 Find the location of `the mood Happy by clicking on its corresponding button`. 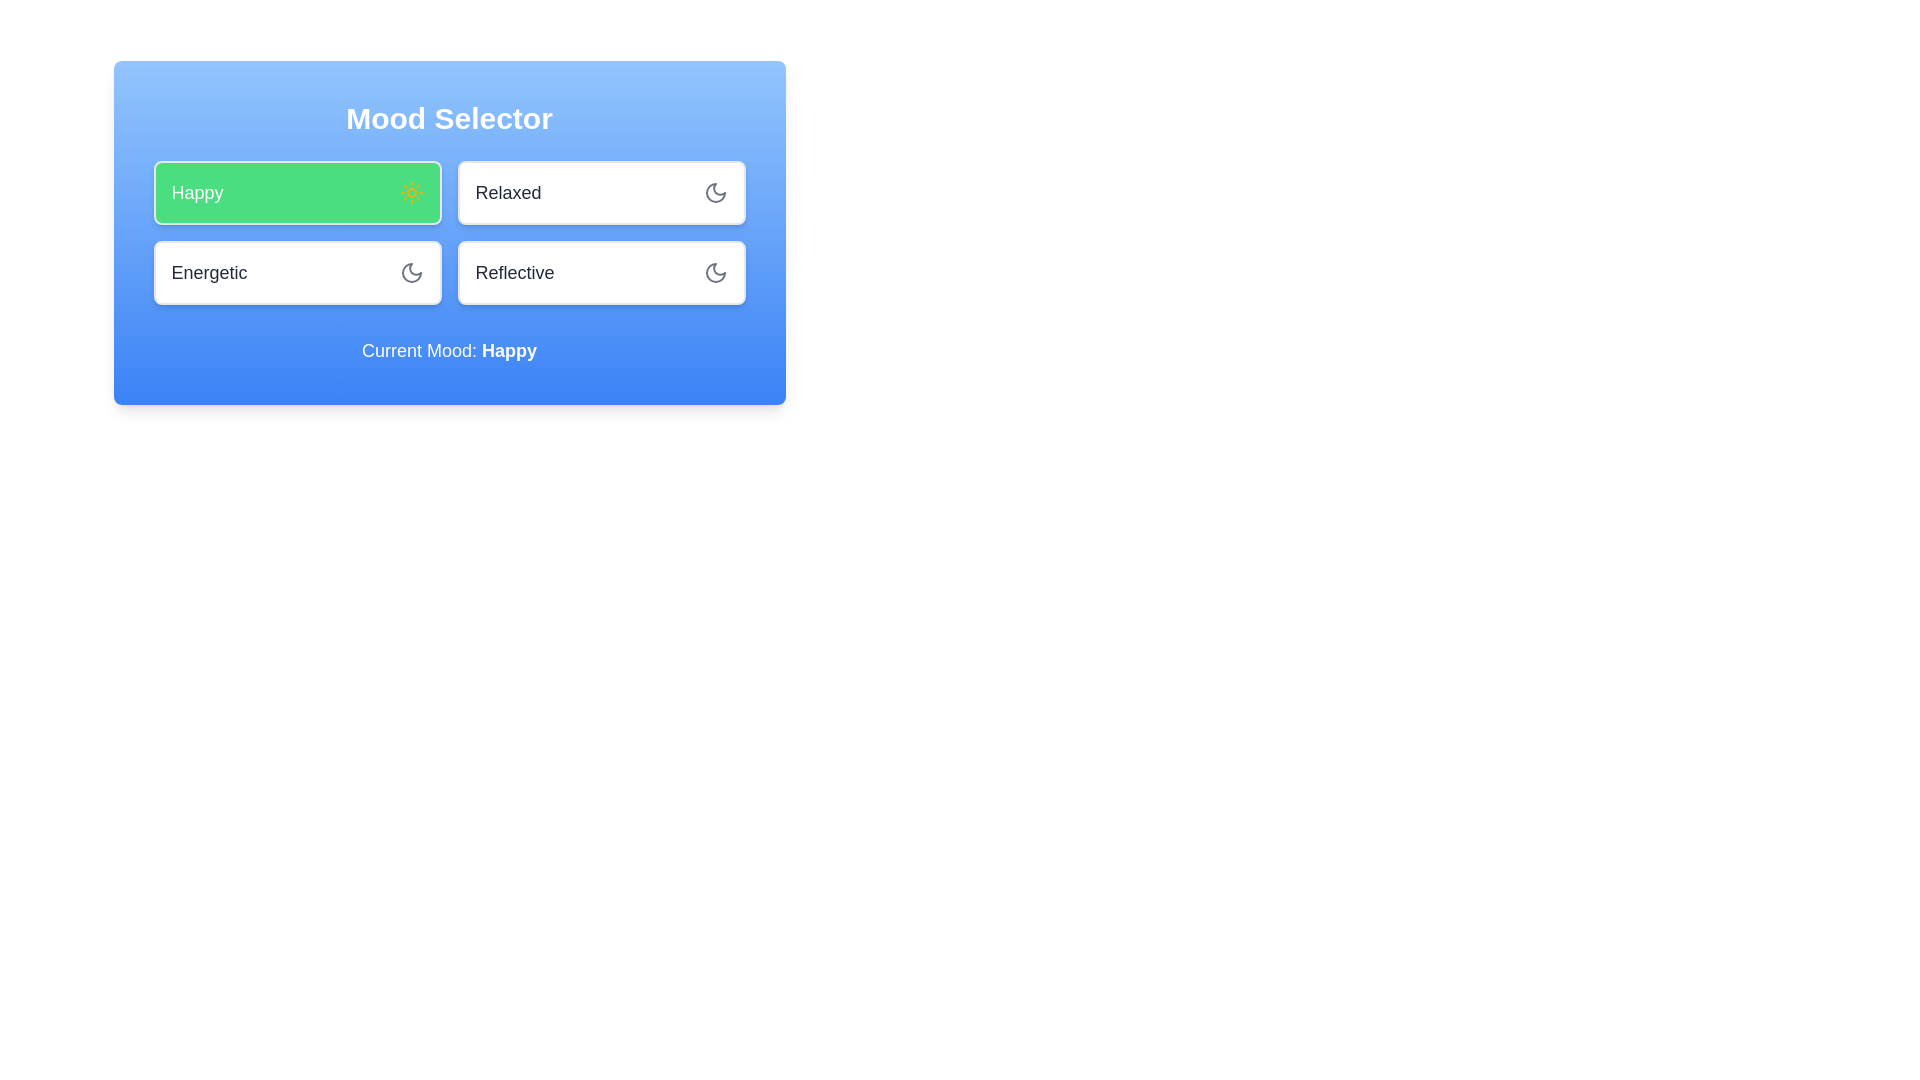

the mood Happy by clicking on its corresponding button is located at coordinates (296, 192).